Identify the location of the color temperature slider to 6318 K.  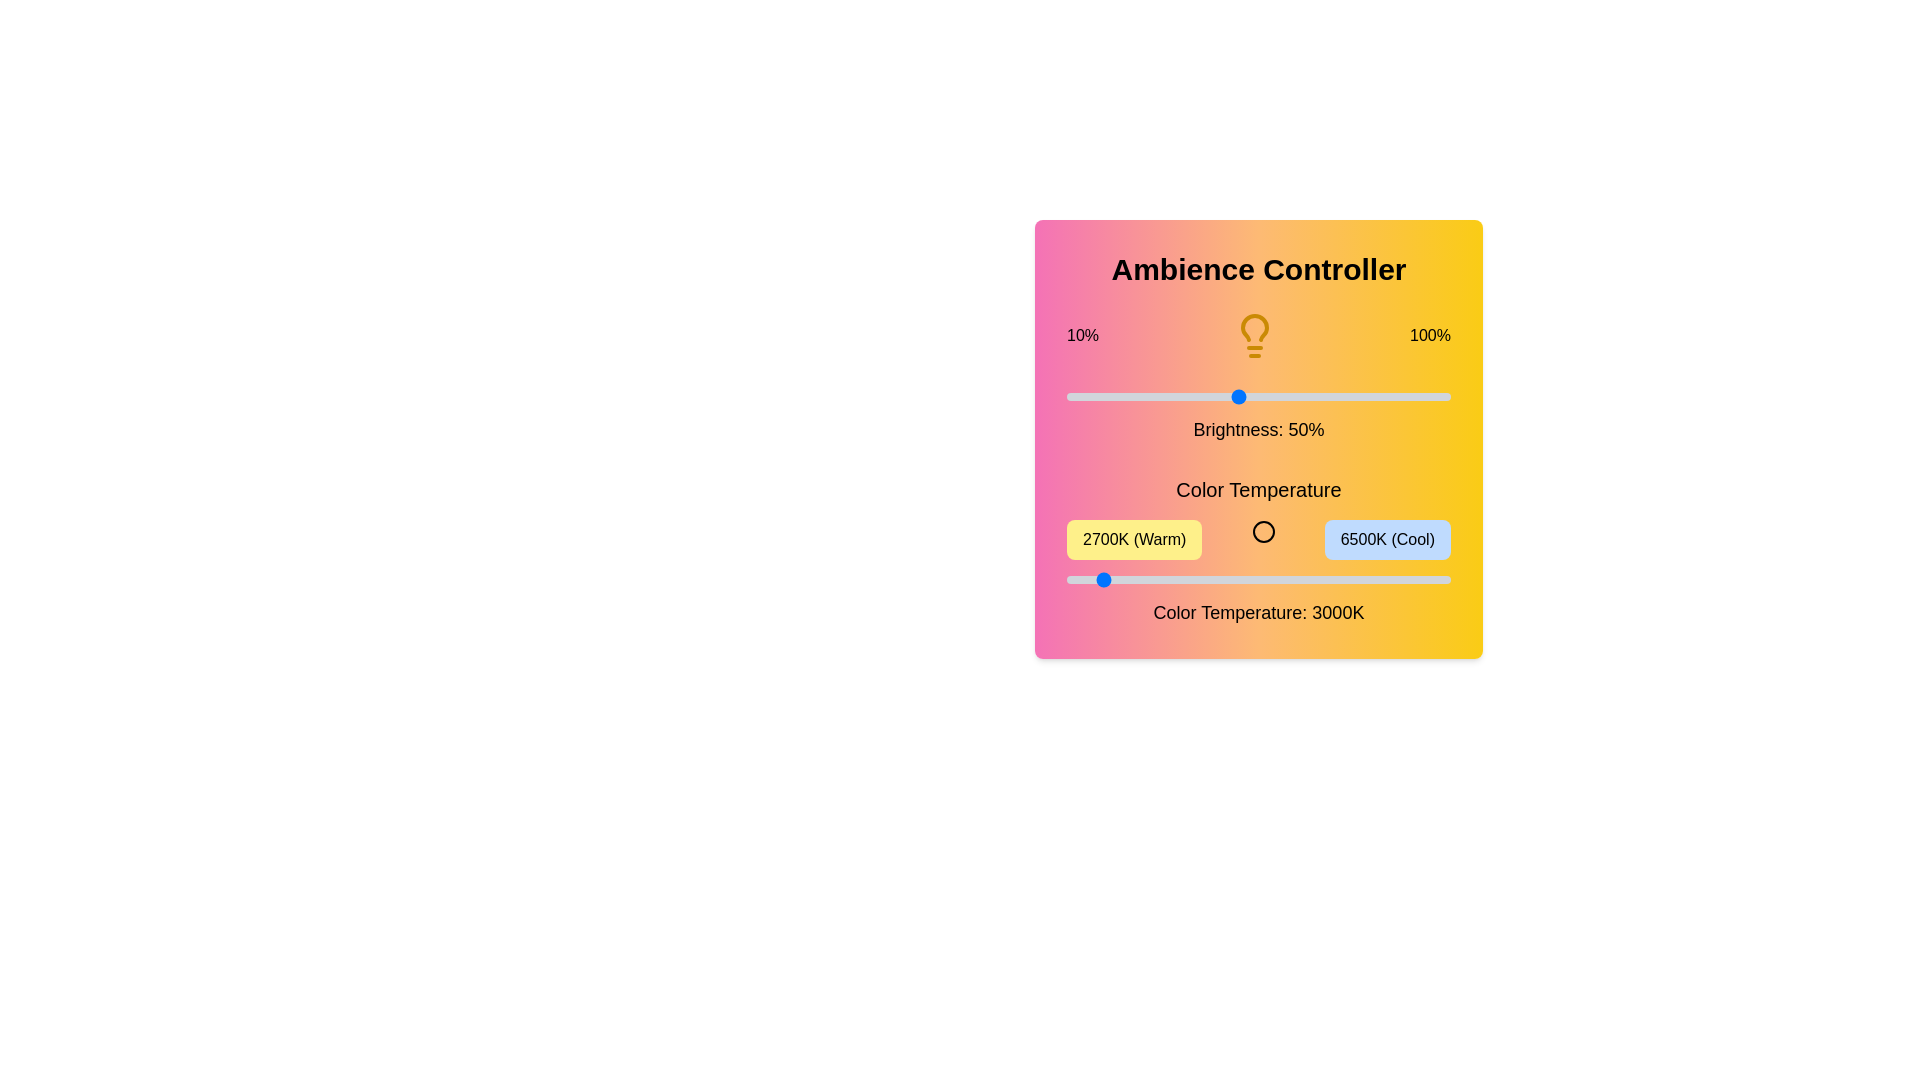
(1431, 579).